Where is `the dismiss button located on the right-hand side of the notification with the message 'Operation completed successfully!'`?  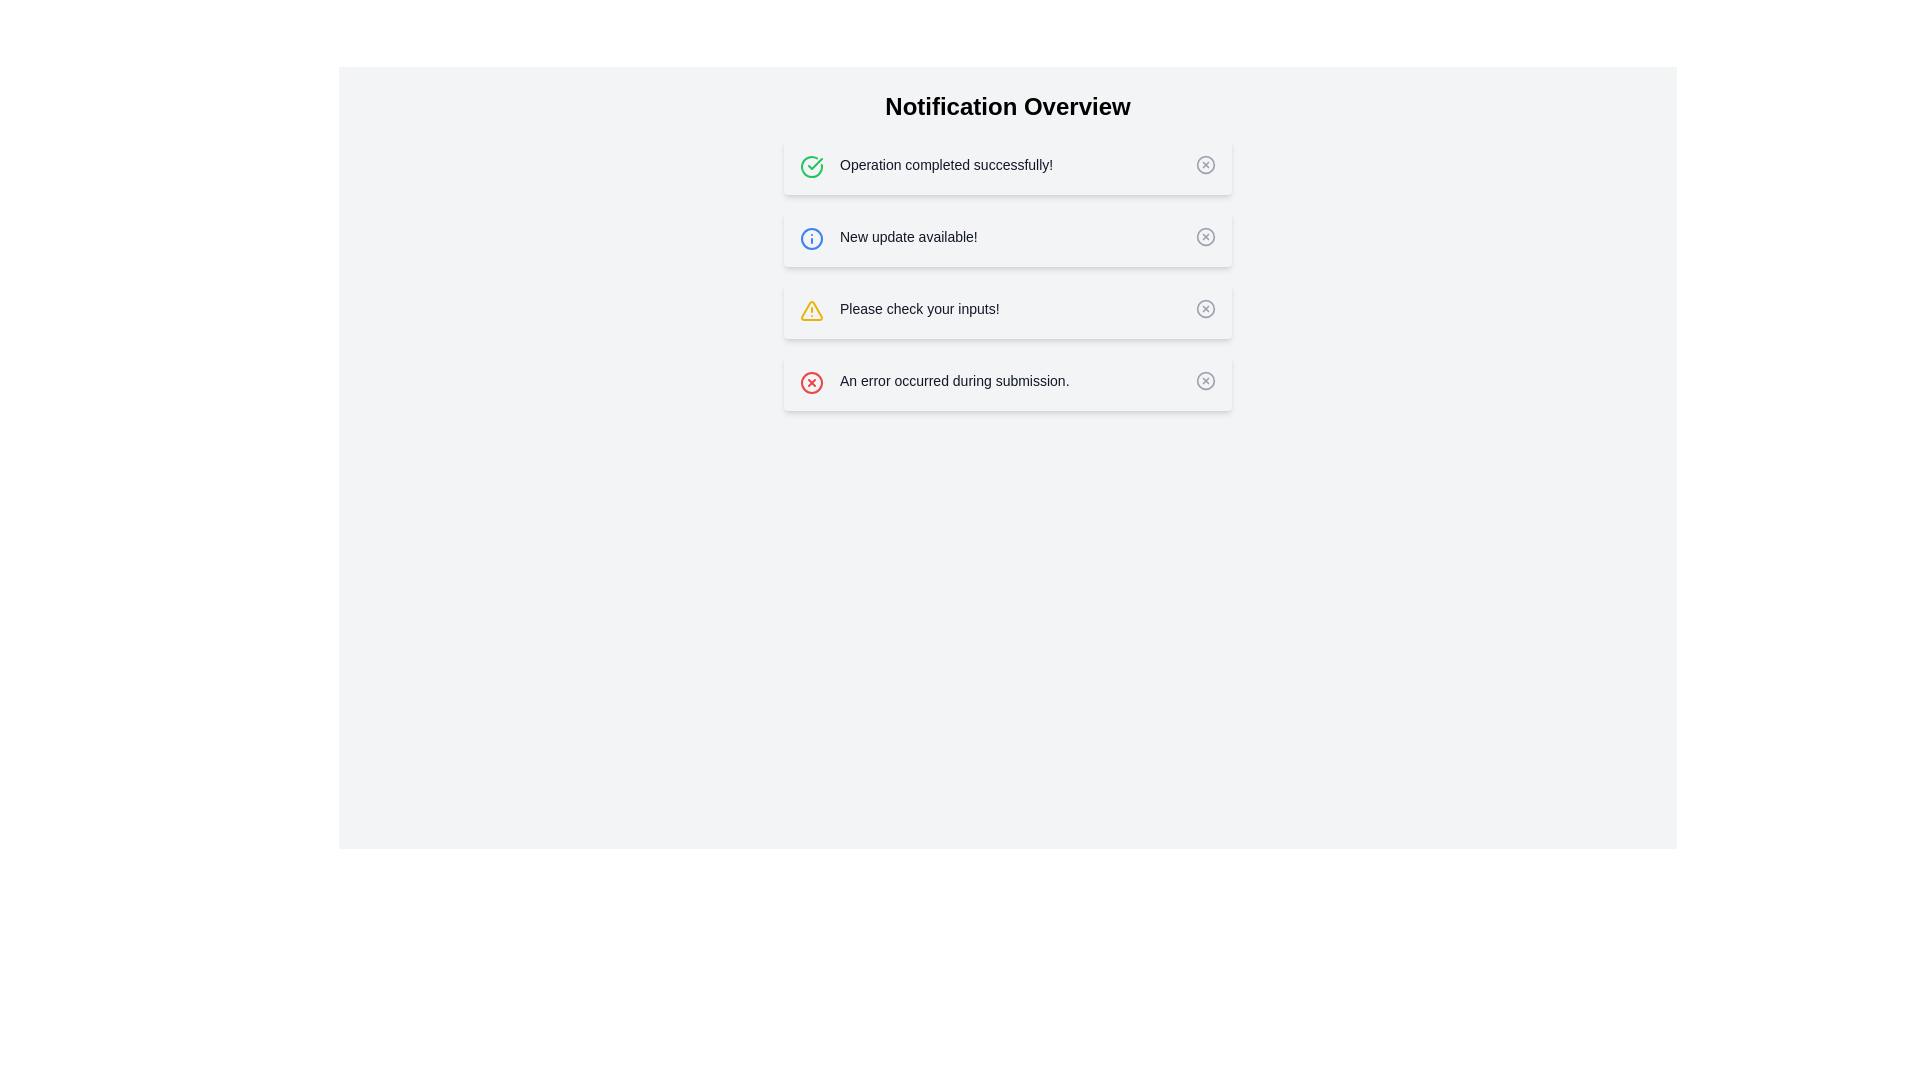
the dismiss button located on the right-hand side of the notification with the message 'Operation completed successfully!' is located at coordinates (1204, 164).